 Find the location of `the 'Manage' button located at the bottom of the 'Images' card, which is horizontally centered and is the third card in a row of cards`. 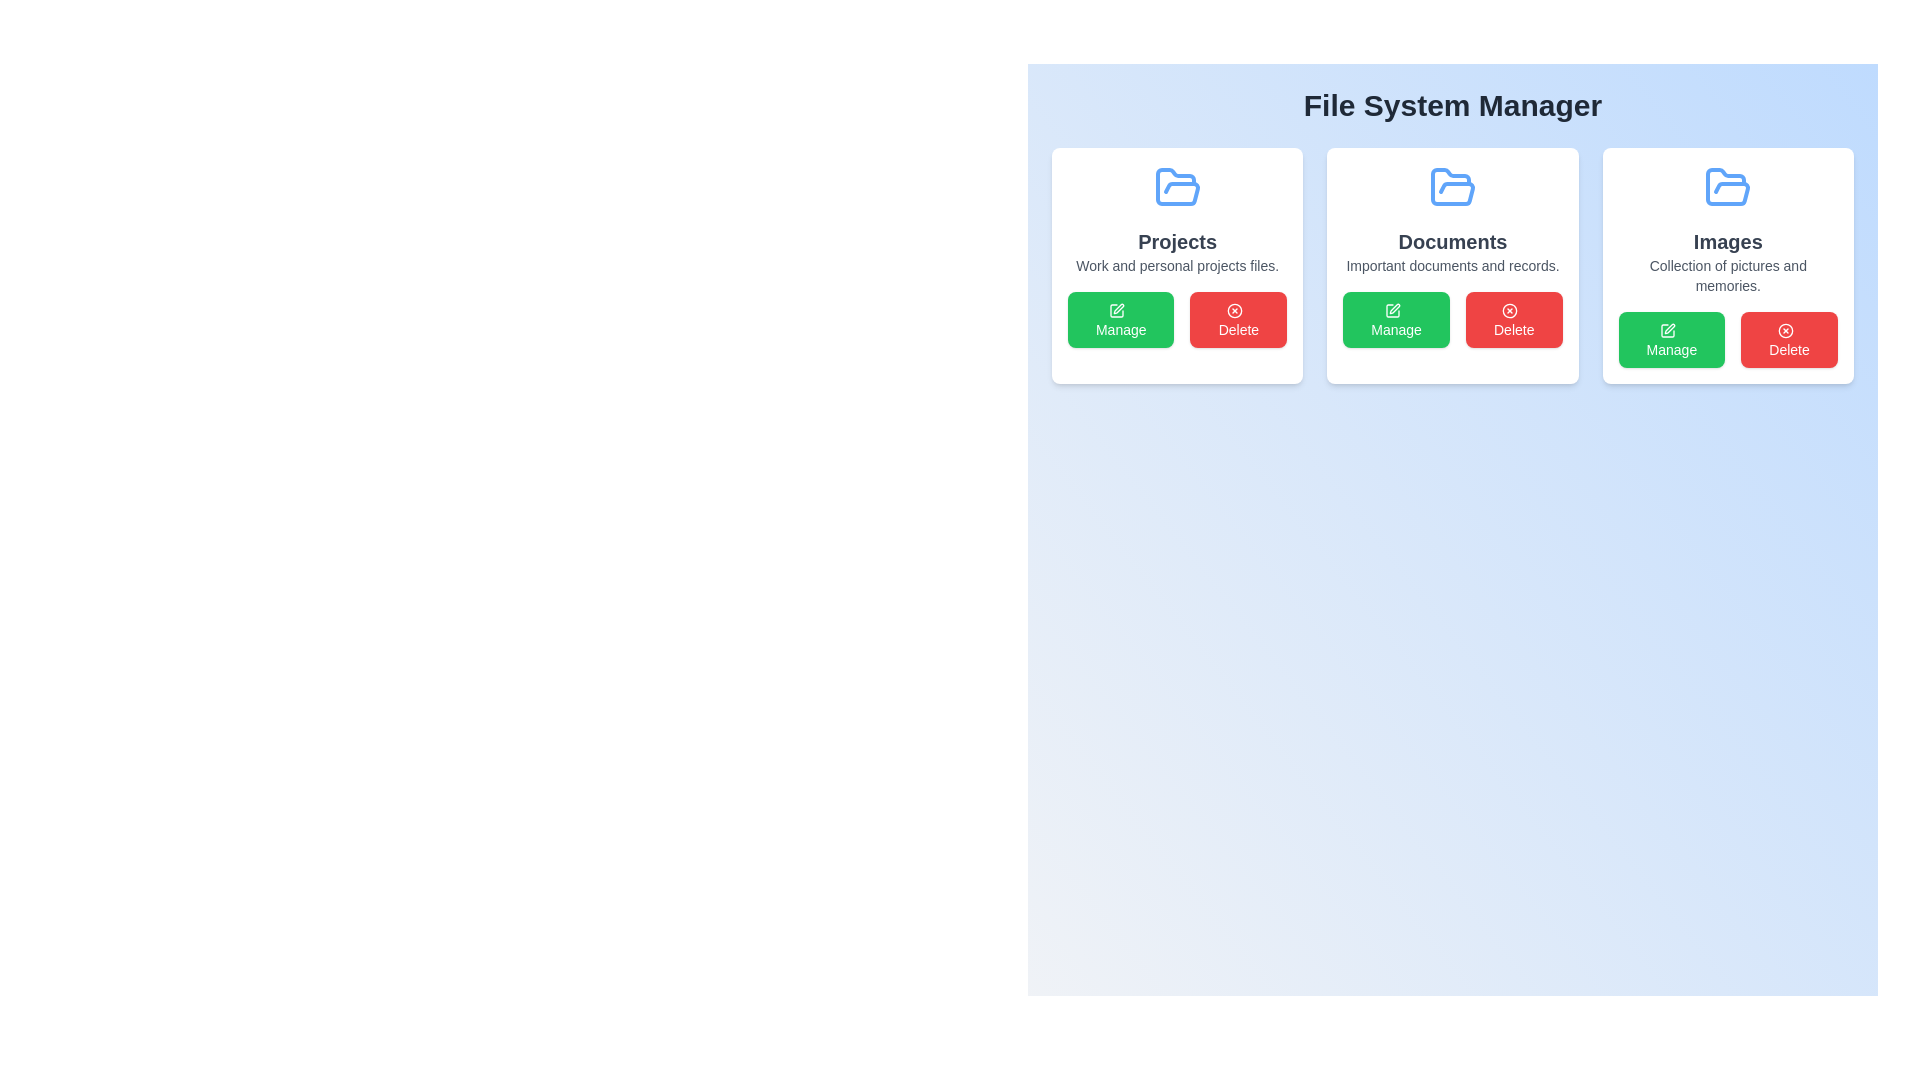

the 'Manage' button located at the bottom of the 'Images' card, which is horizontally centered and is the third card in a row of cards is located at coordinates (1727, 338).